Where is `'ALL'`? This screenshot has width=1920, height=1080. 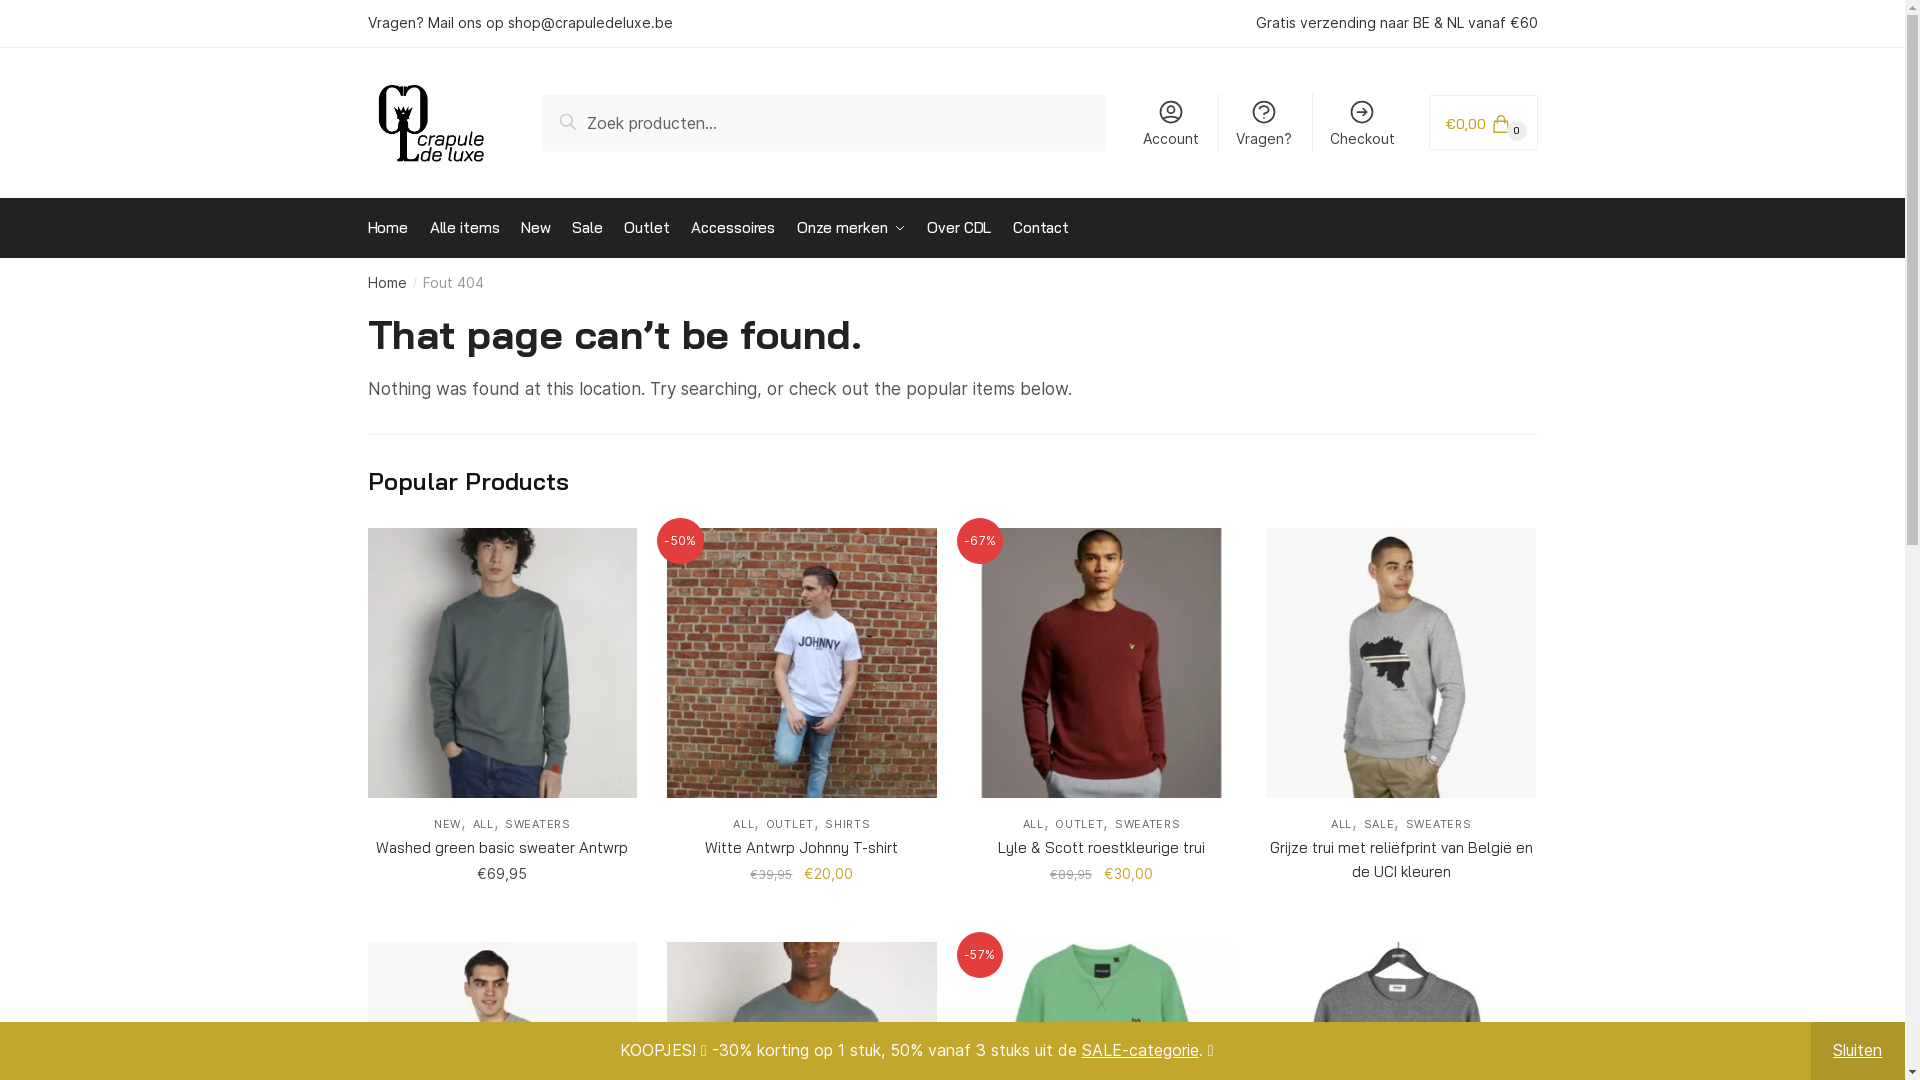
'ALL' is located at coordinates (1341, 824).